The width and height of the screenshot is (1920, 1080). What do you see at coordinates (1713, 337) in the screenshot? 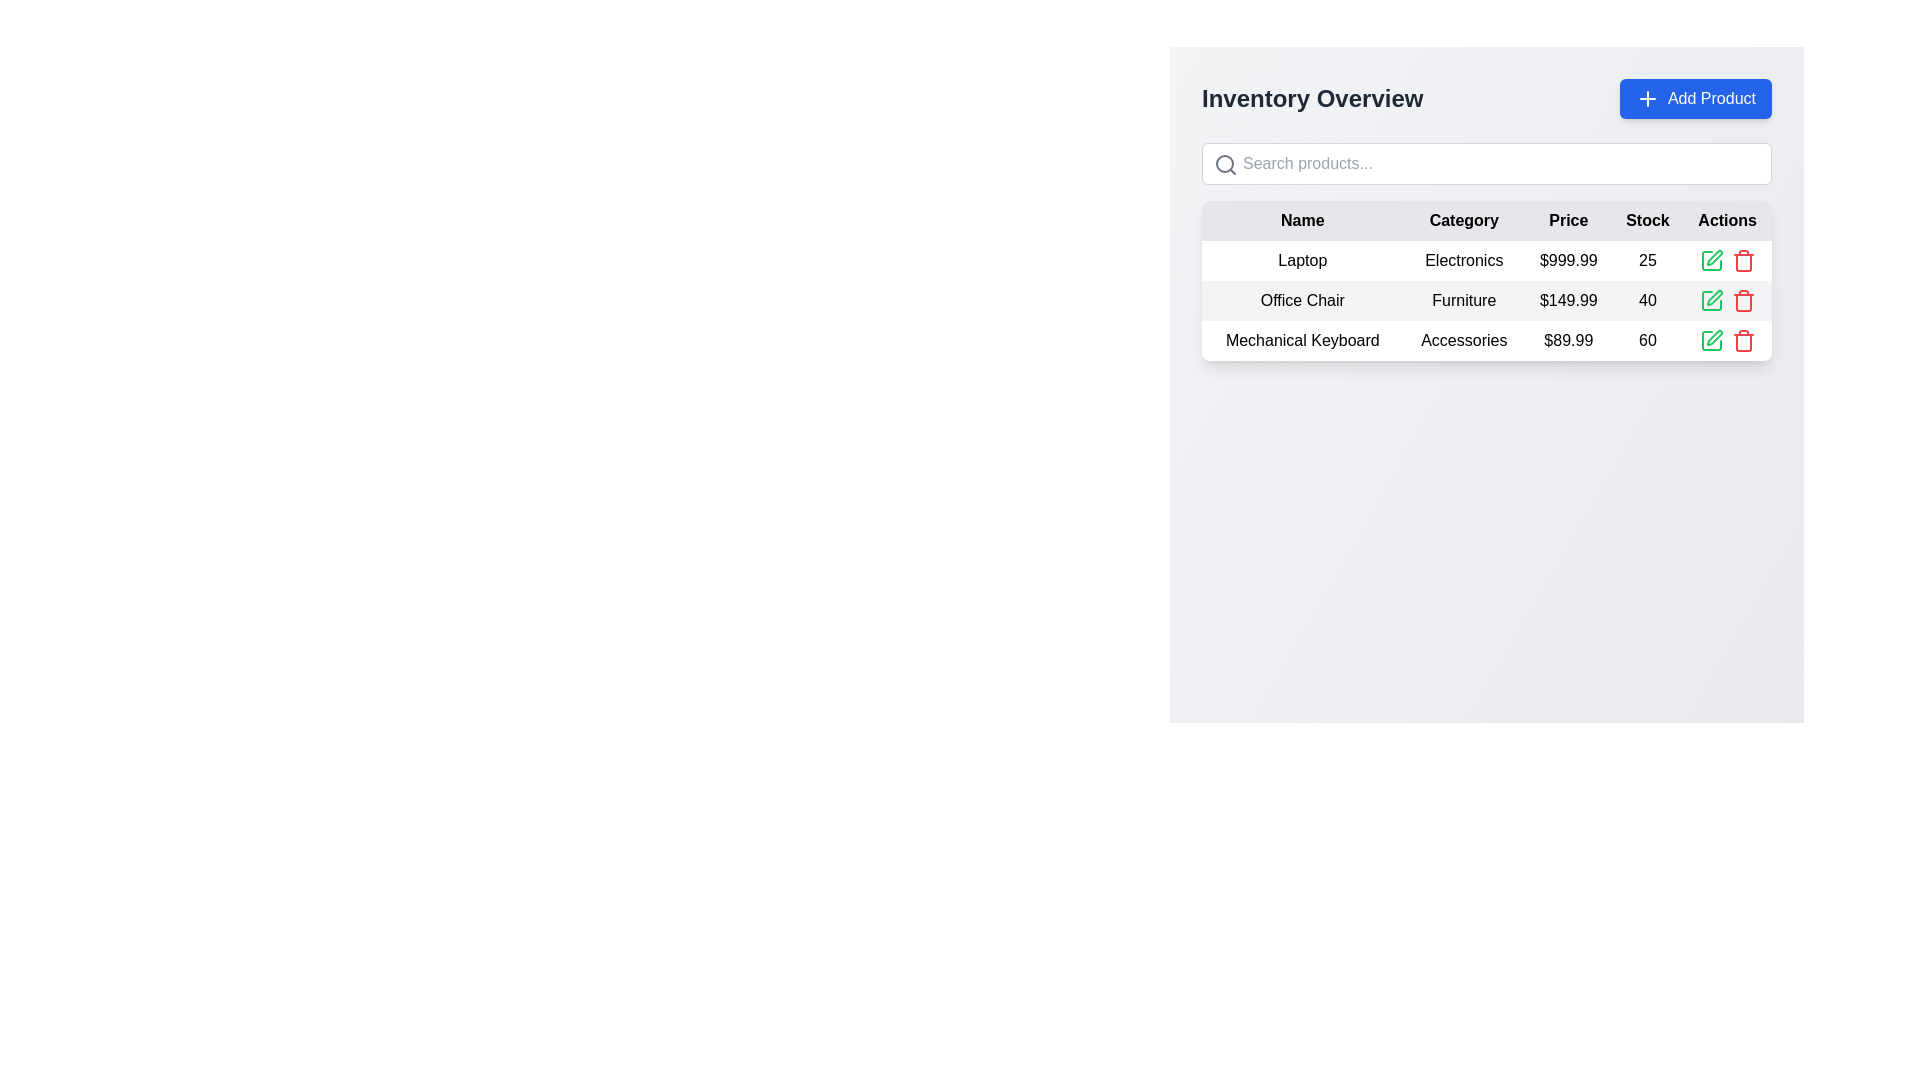
I see `the green edit icon with a pen design, which is the leftmost action button in the Actions column for the last row (Mechanical Keyboard) of the table` at bounding box center [1713, 337].